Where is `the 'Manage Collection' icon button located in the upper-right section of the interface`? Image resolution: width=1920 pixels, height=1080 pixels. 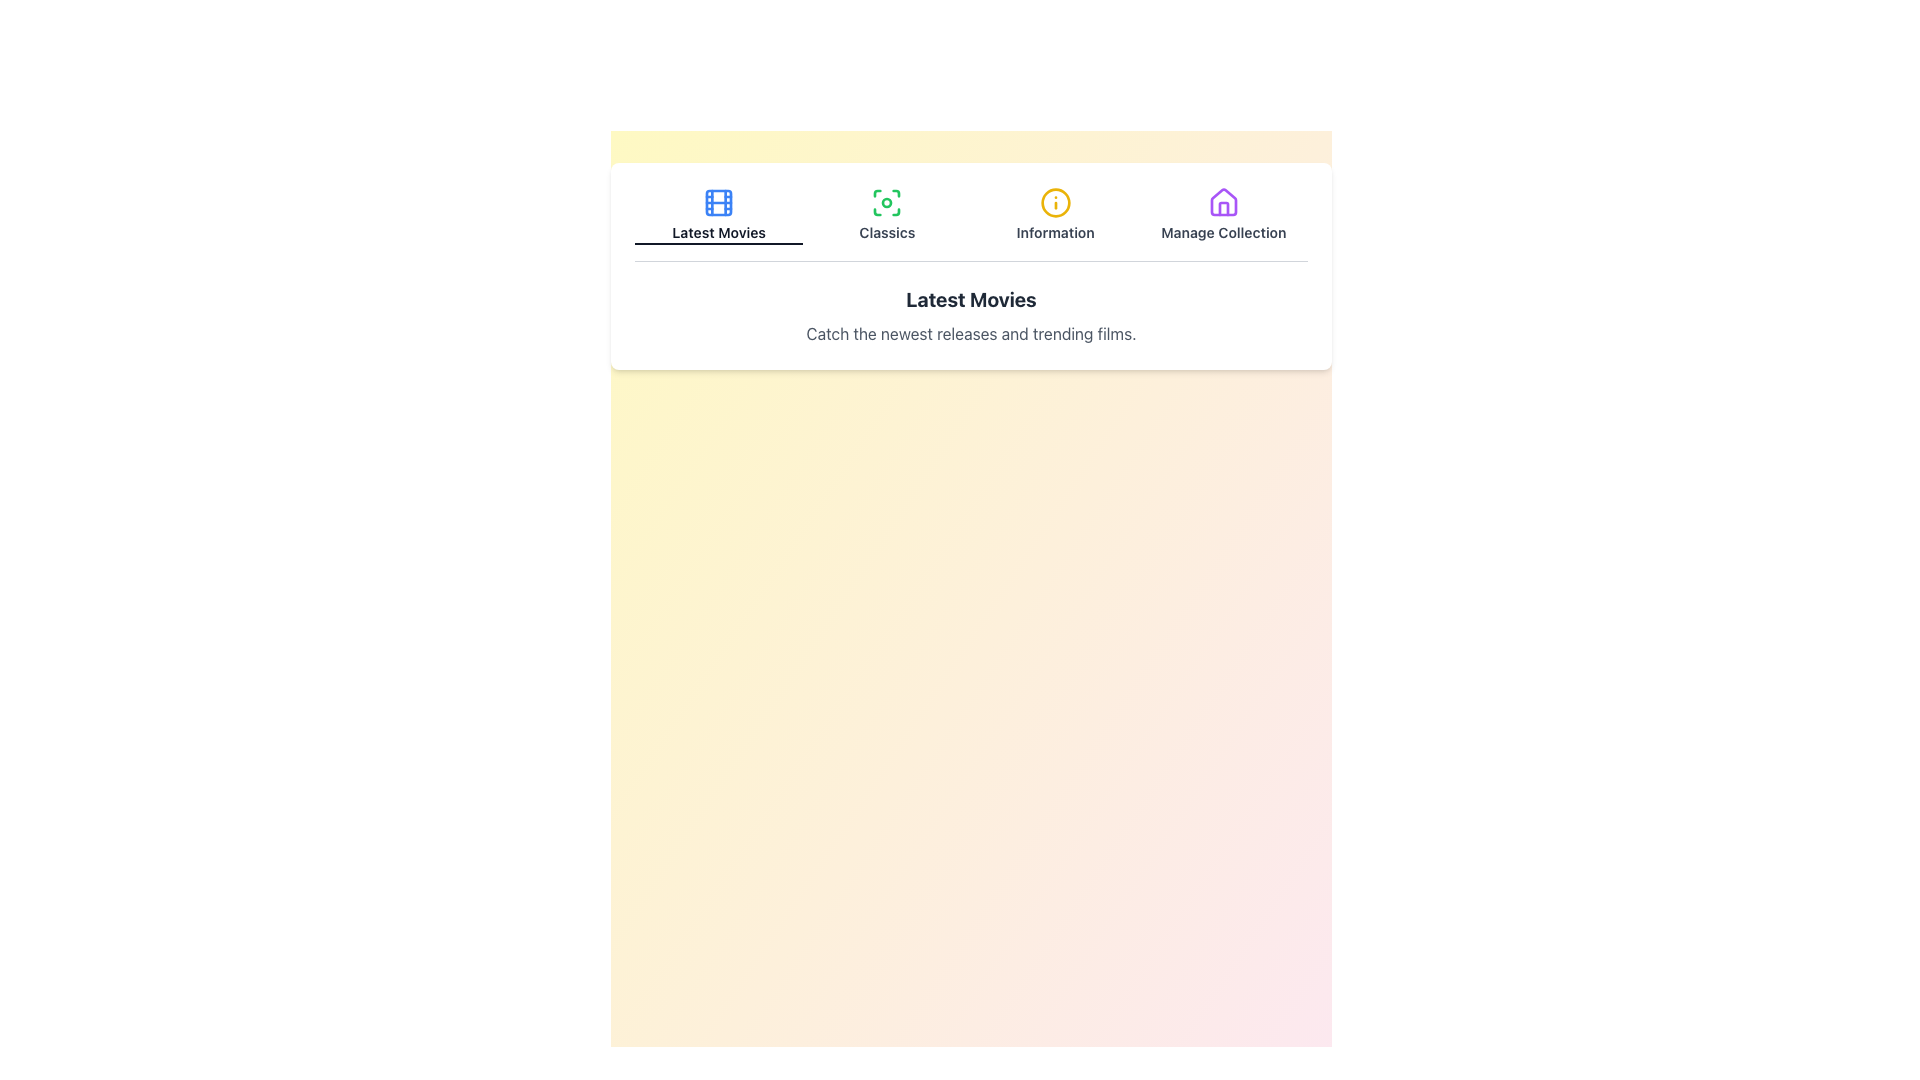 the 'Manage Collection' icon button located in the upper-right section of the interface is located at coordinates (1222, 202).